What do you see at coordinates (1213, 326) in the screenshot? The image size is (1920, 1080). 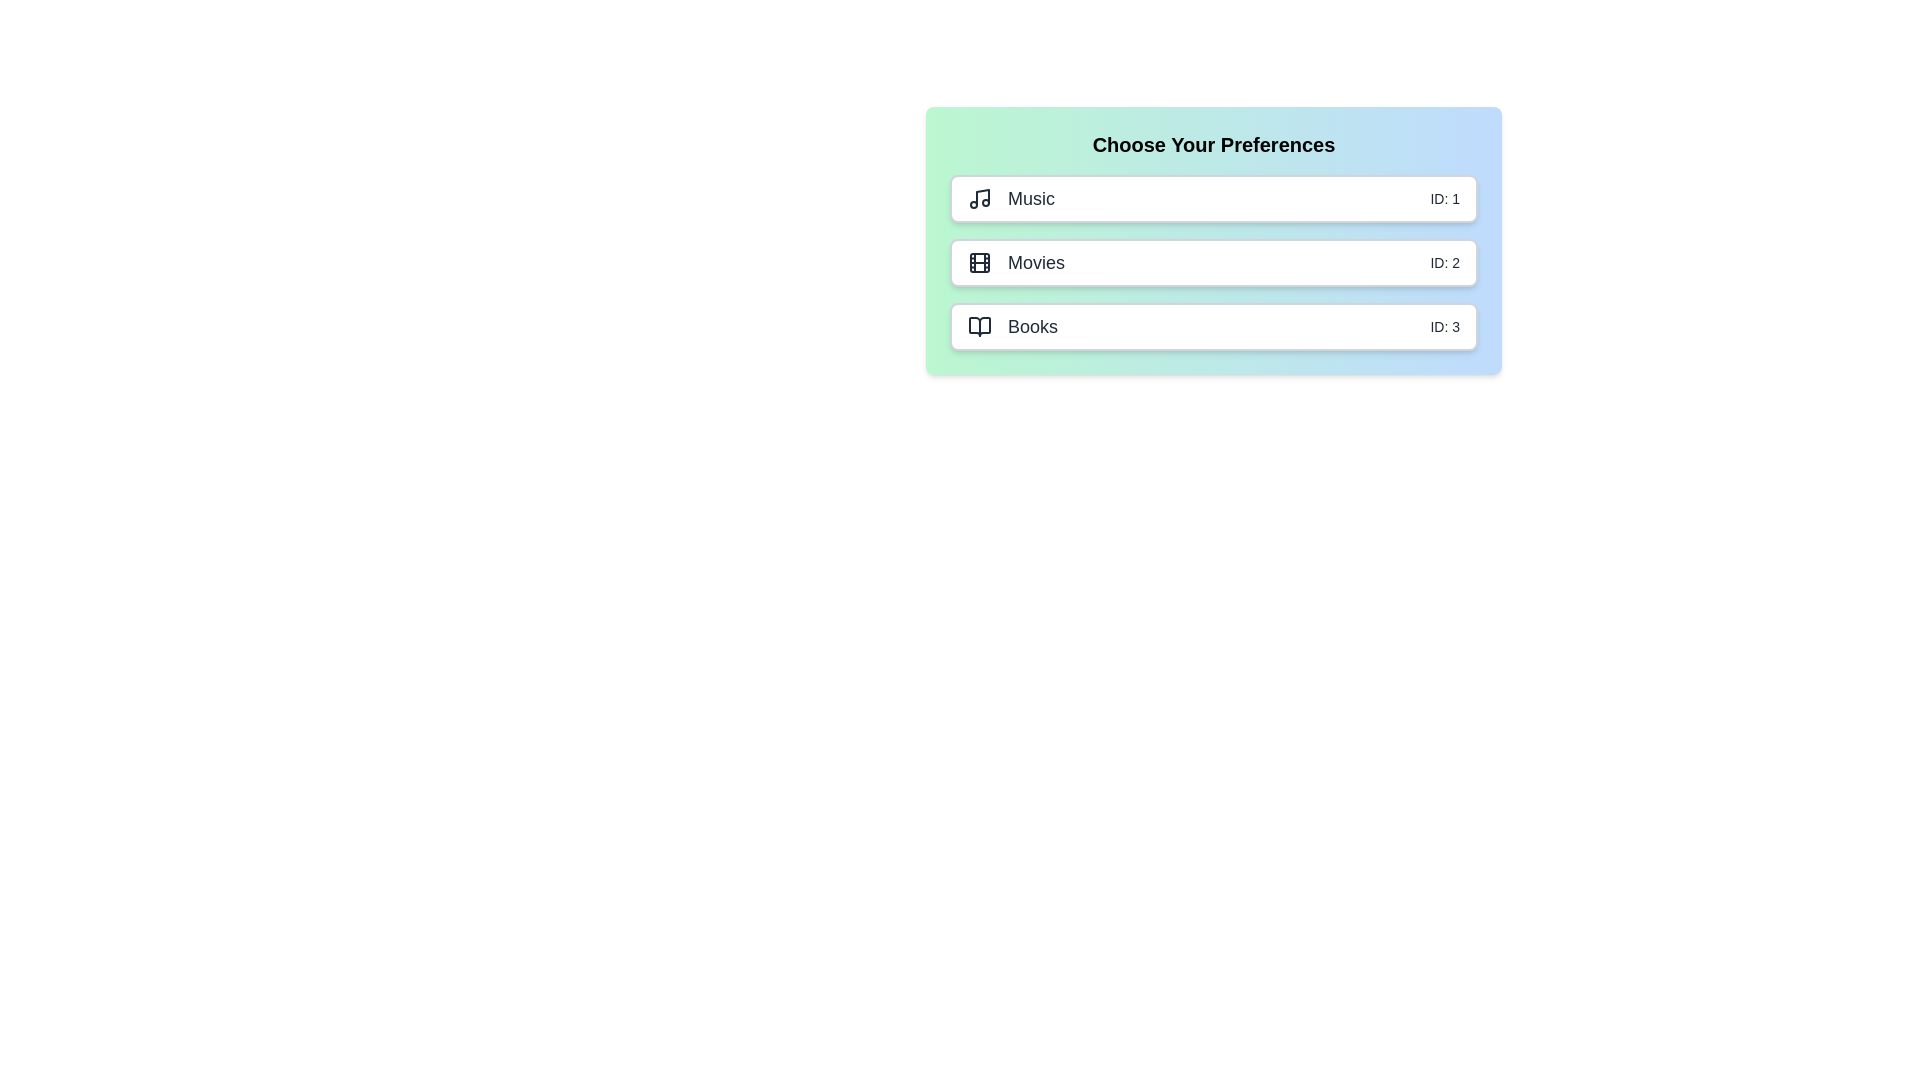 I see `the multimedia item Books from the list` at bounding box center [1213, 326].